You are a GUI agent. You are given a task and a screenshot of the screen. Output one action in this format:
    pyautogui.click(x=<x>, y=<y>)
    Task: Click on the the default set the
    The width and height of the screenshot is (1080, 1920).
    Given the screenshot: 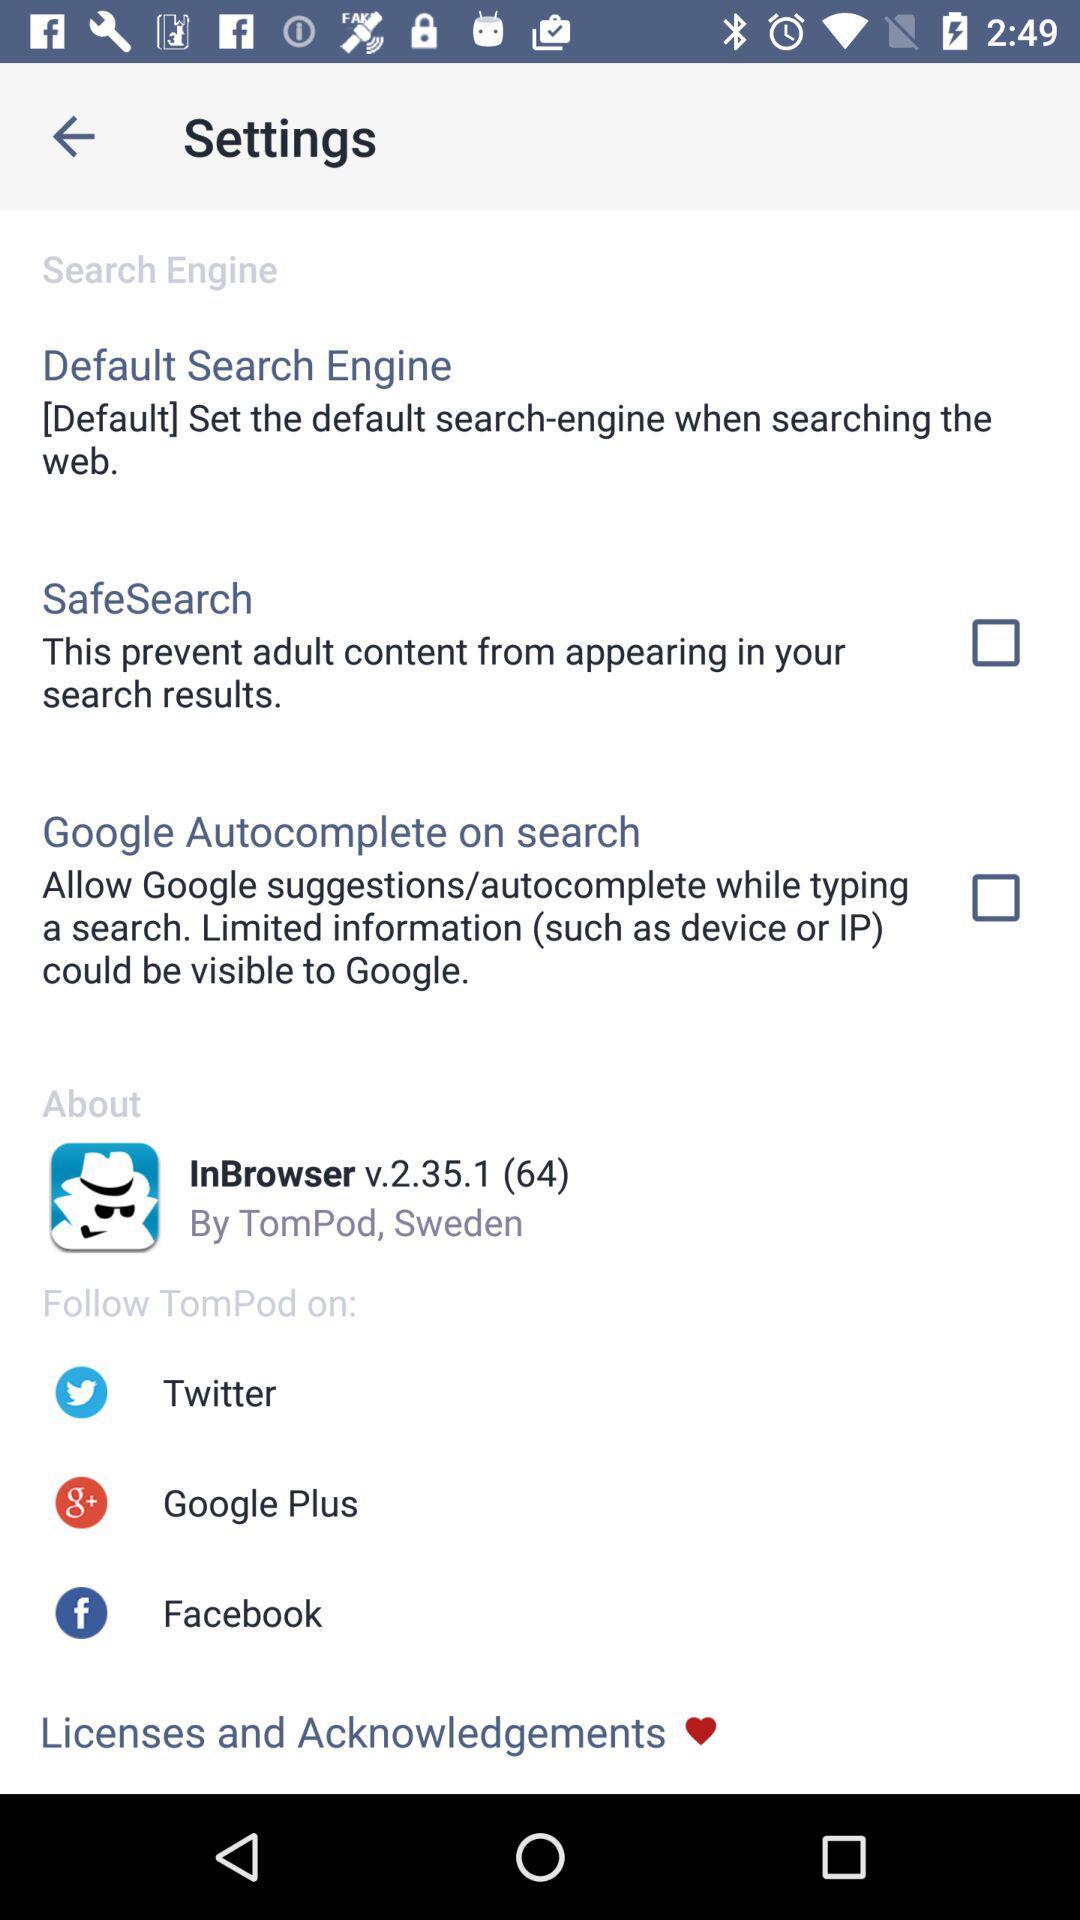 What is the action you would take?
    pyautogui.click(x=540, y=437)
    